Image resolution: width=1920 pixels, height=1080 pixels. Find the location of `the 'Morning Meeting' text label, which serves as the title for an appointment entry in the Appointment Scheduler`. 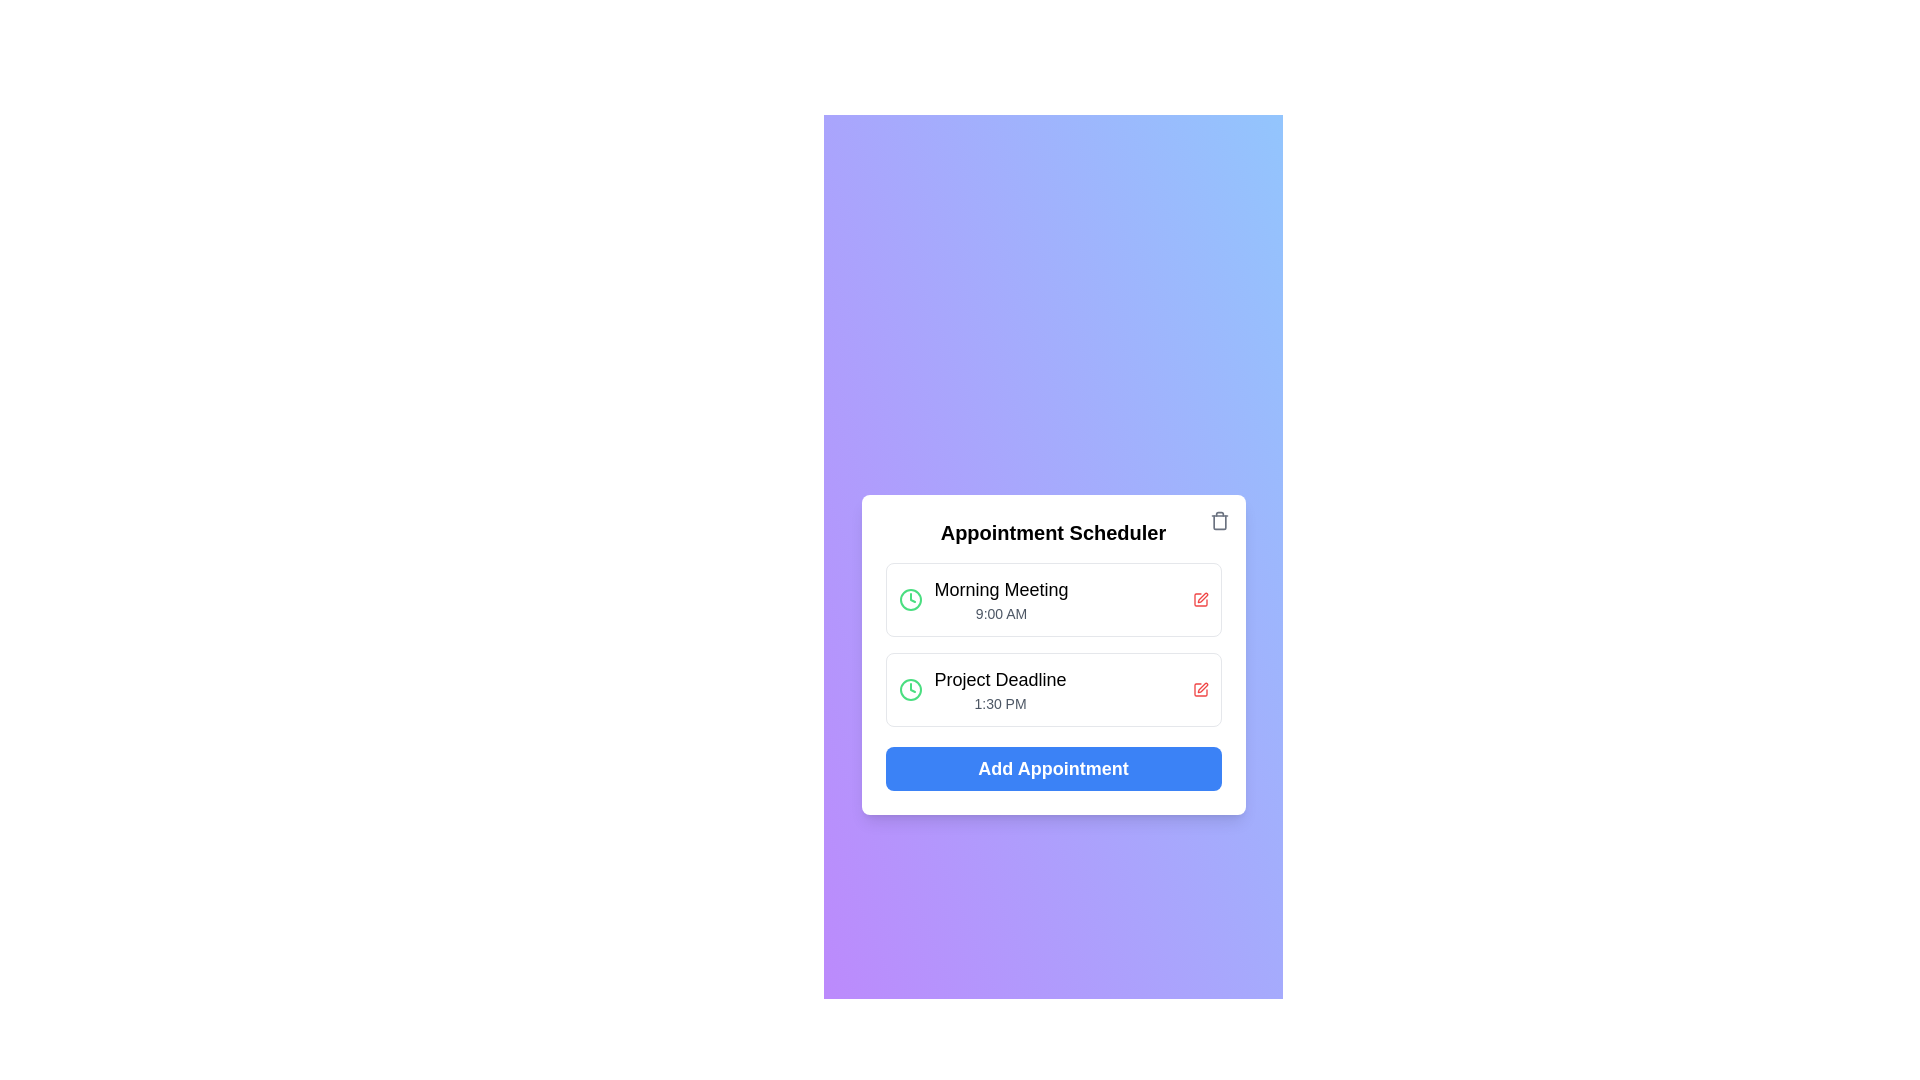

the 'Morning Meeting' text label, which serves as the title for an appointment entry in the Appointment Scheduler is located at coordinates (1001, 589).